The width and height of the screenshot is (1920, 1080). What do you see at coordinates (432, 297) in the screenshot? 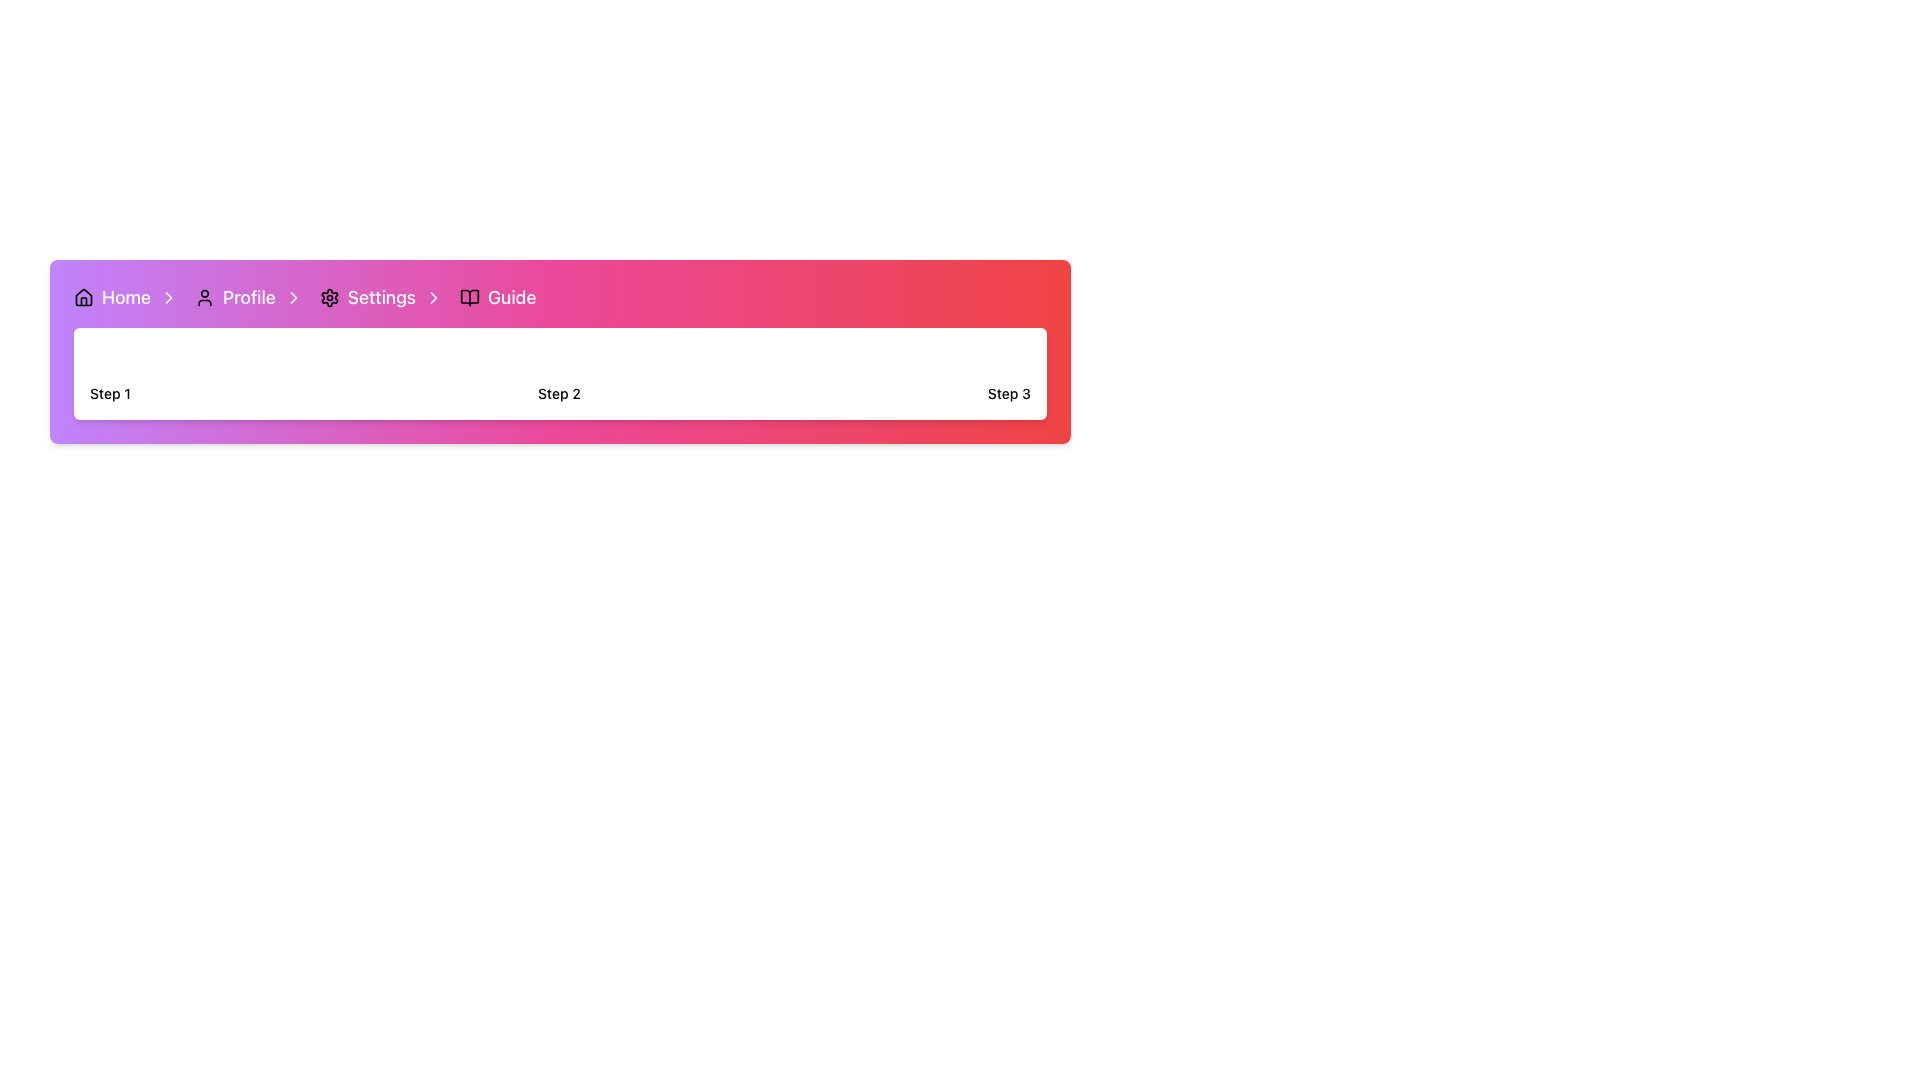
I see `the right-pointing chevron icon with a thin white outline that follows the 'Settings' text` at bounding box center [432, 297].